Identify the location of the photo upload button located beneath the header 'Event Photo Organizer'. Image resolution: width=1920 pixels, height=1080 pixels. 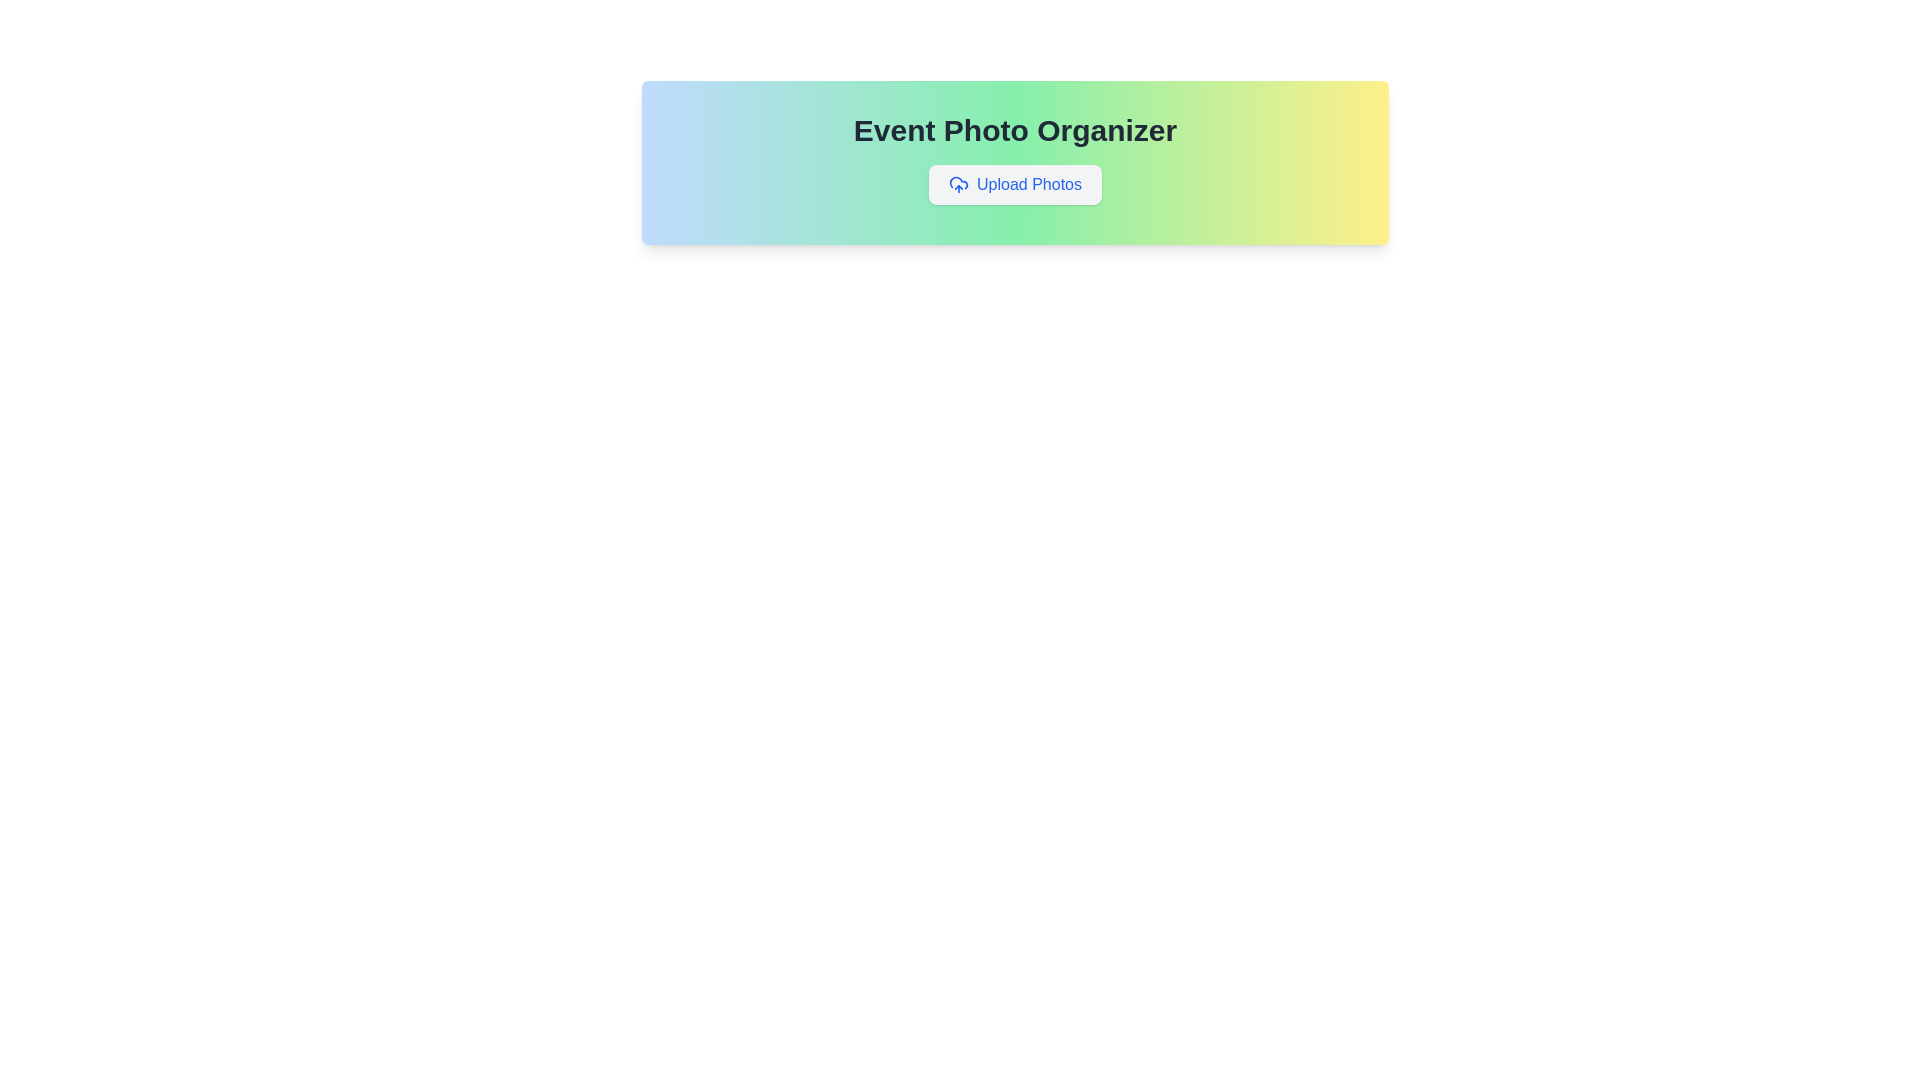
(1015, 185).